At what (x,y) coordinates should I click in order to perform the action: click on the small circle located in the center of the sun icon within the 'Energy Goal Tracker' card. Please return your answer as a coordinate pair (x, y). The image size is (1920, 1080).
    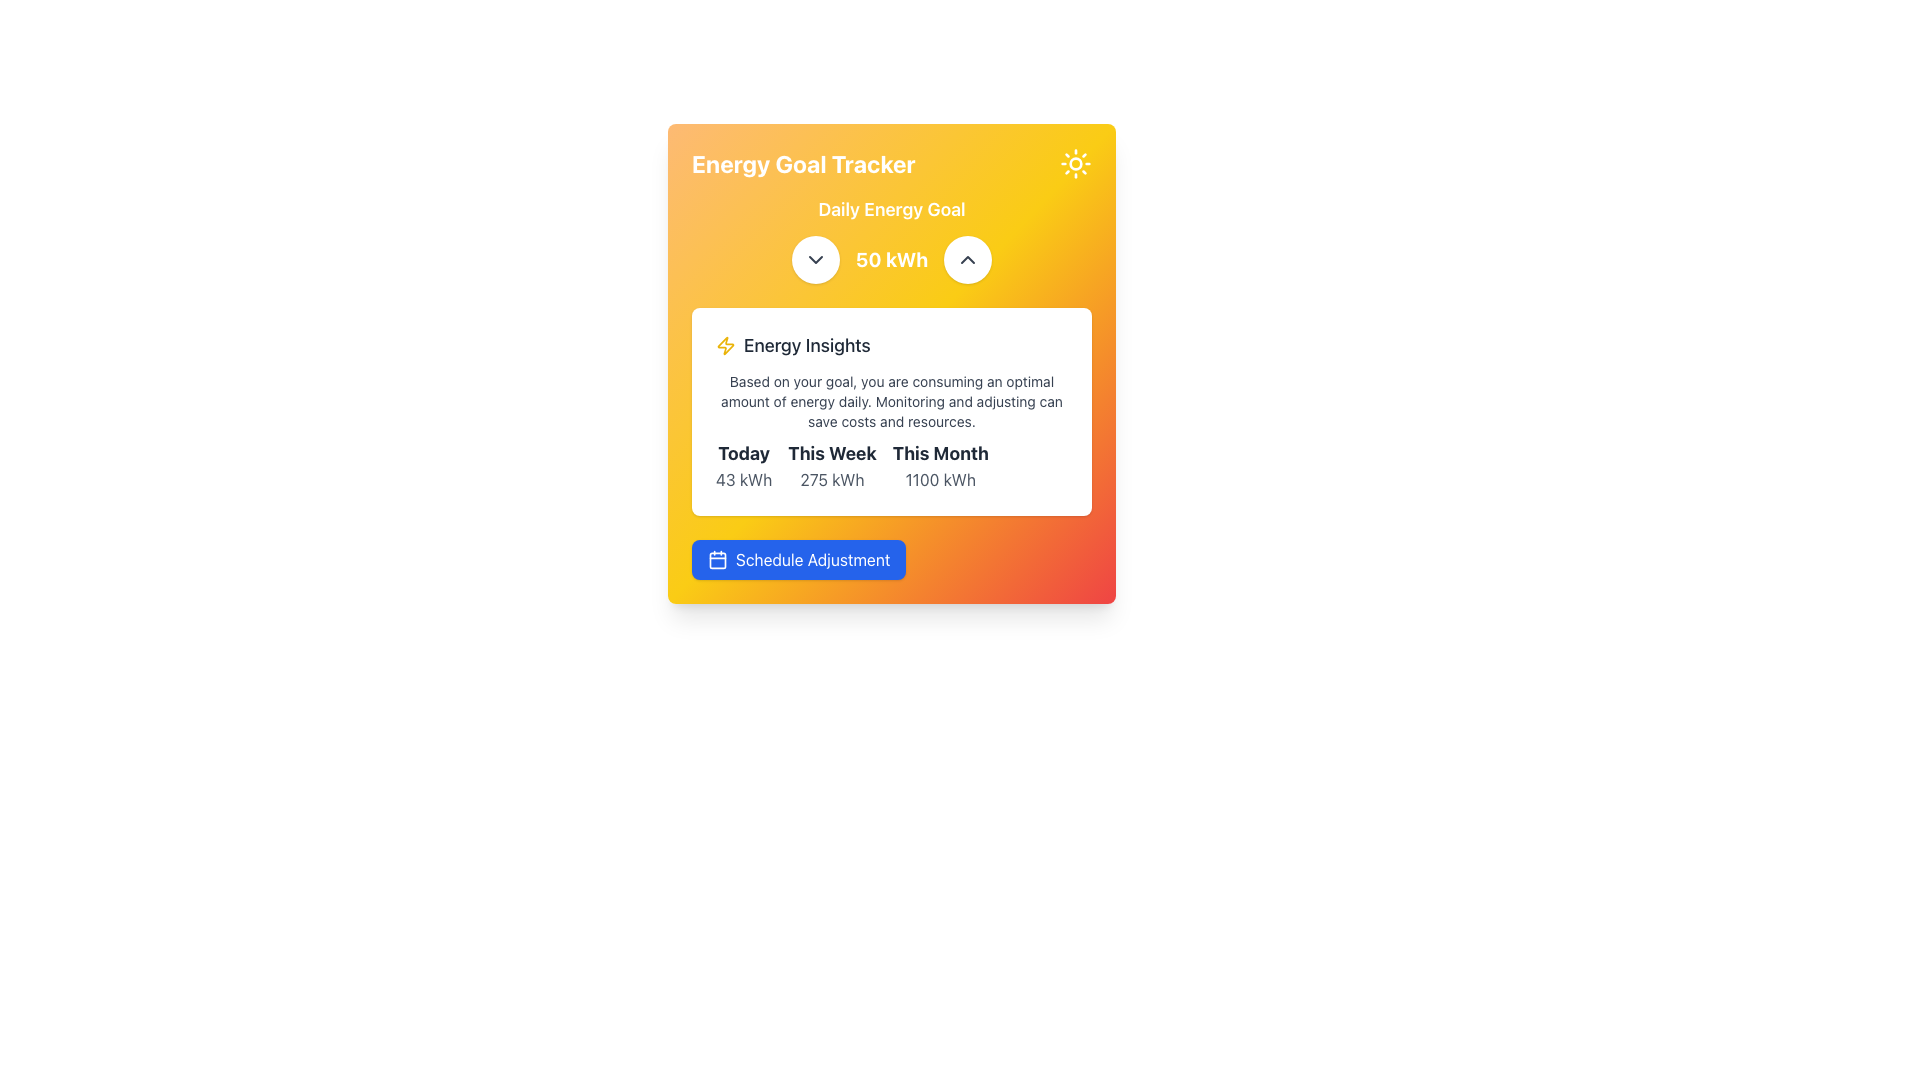
    Looking at the image, I should click on (1074, 163).